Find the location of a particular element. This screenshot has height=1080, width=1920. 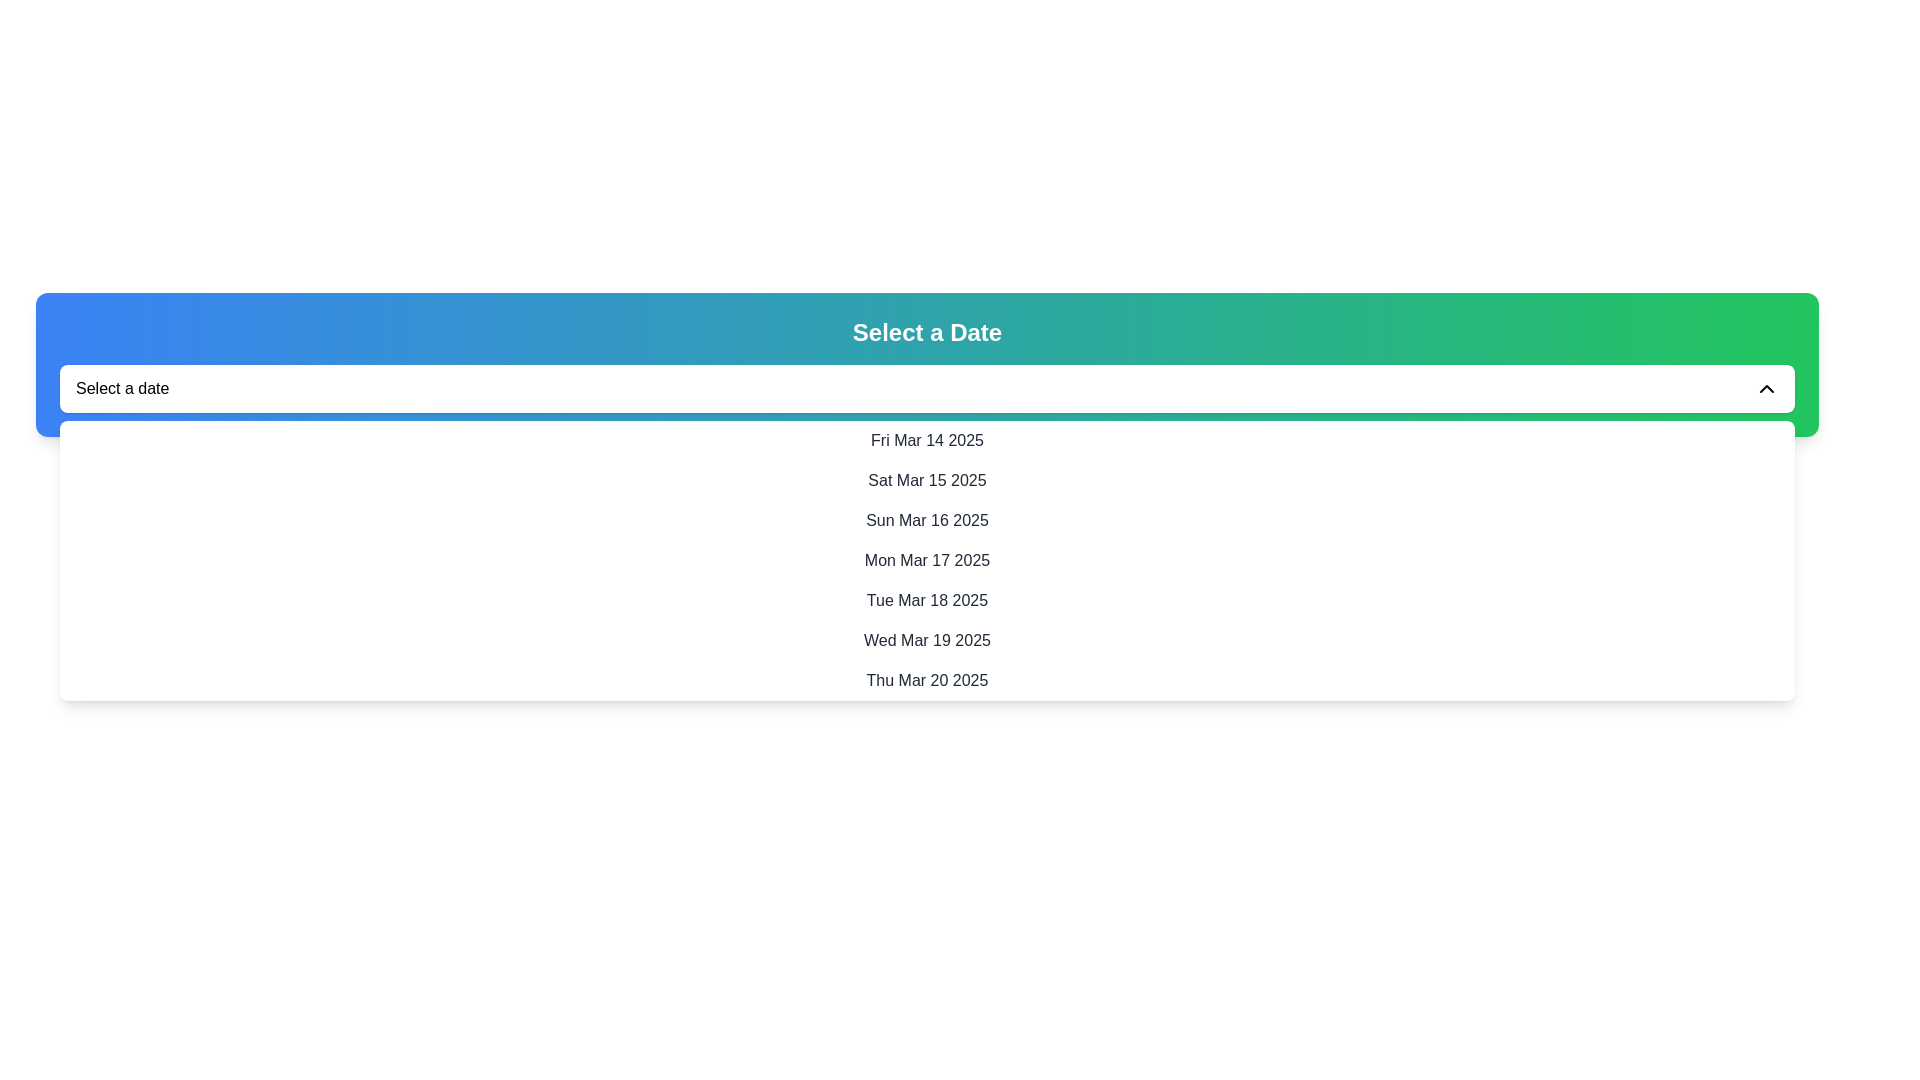

the clickable list item representing the date 'Sun Mar 16 2025' within the dropdown menu is located at coordinates (926, 519).